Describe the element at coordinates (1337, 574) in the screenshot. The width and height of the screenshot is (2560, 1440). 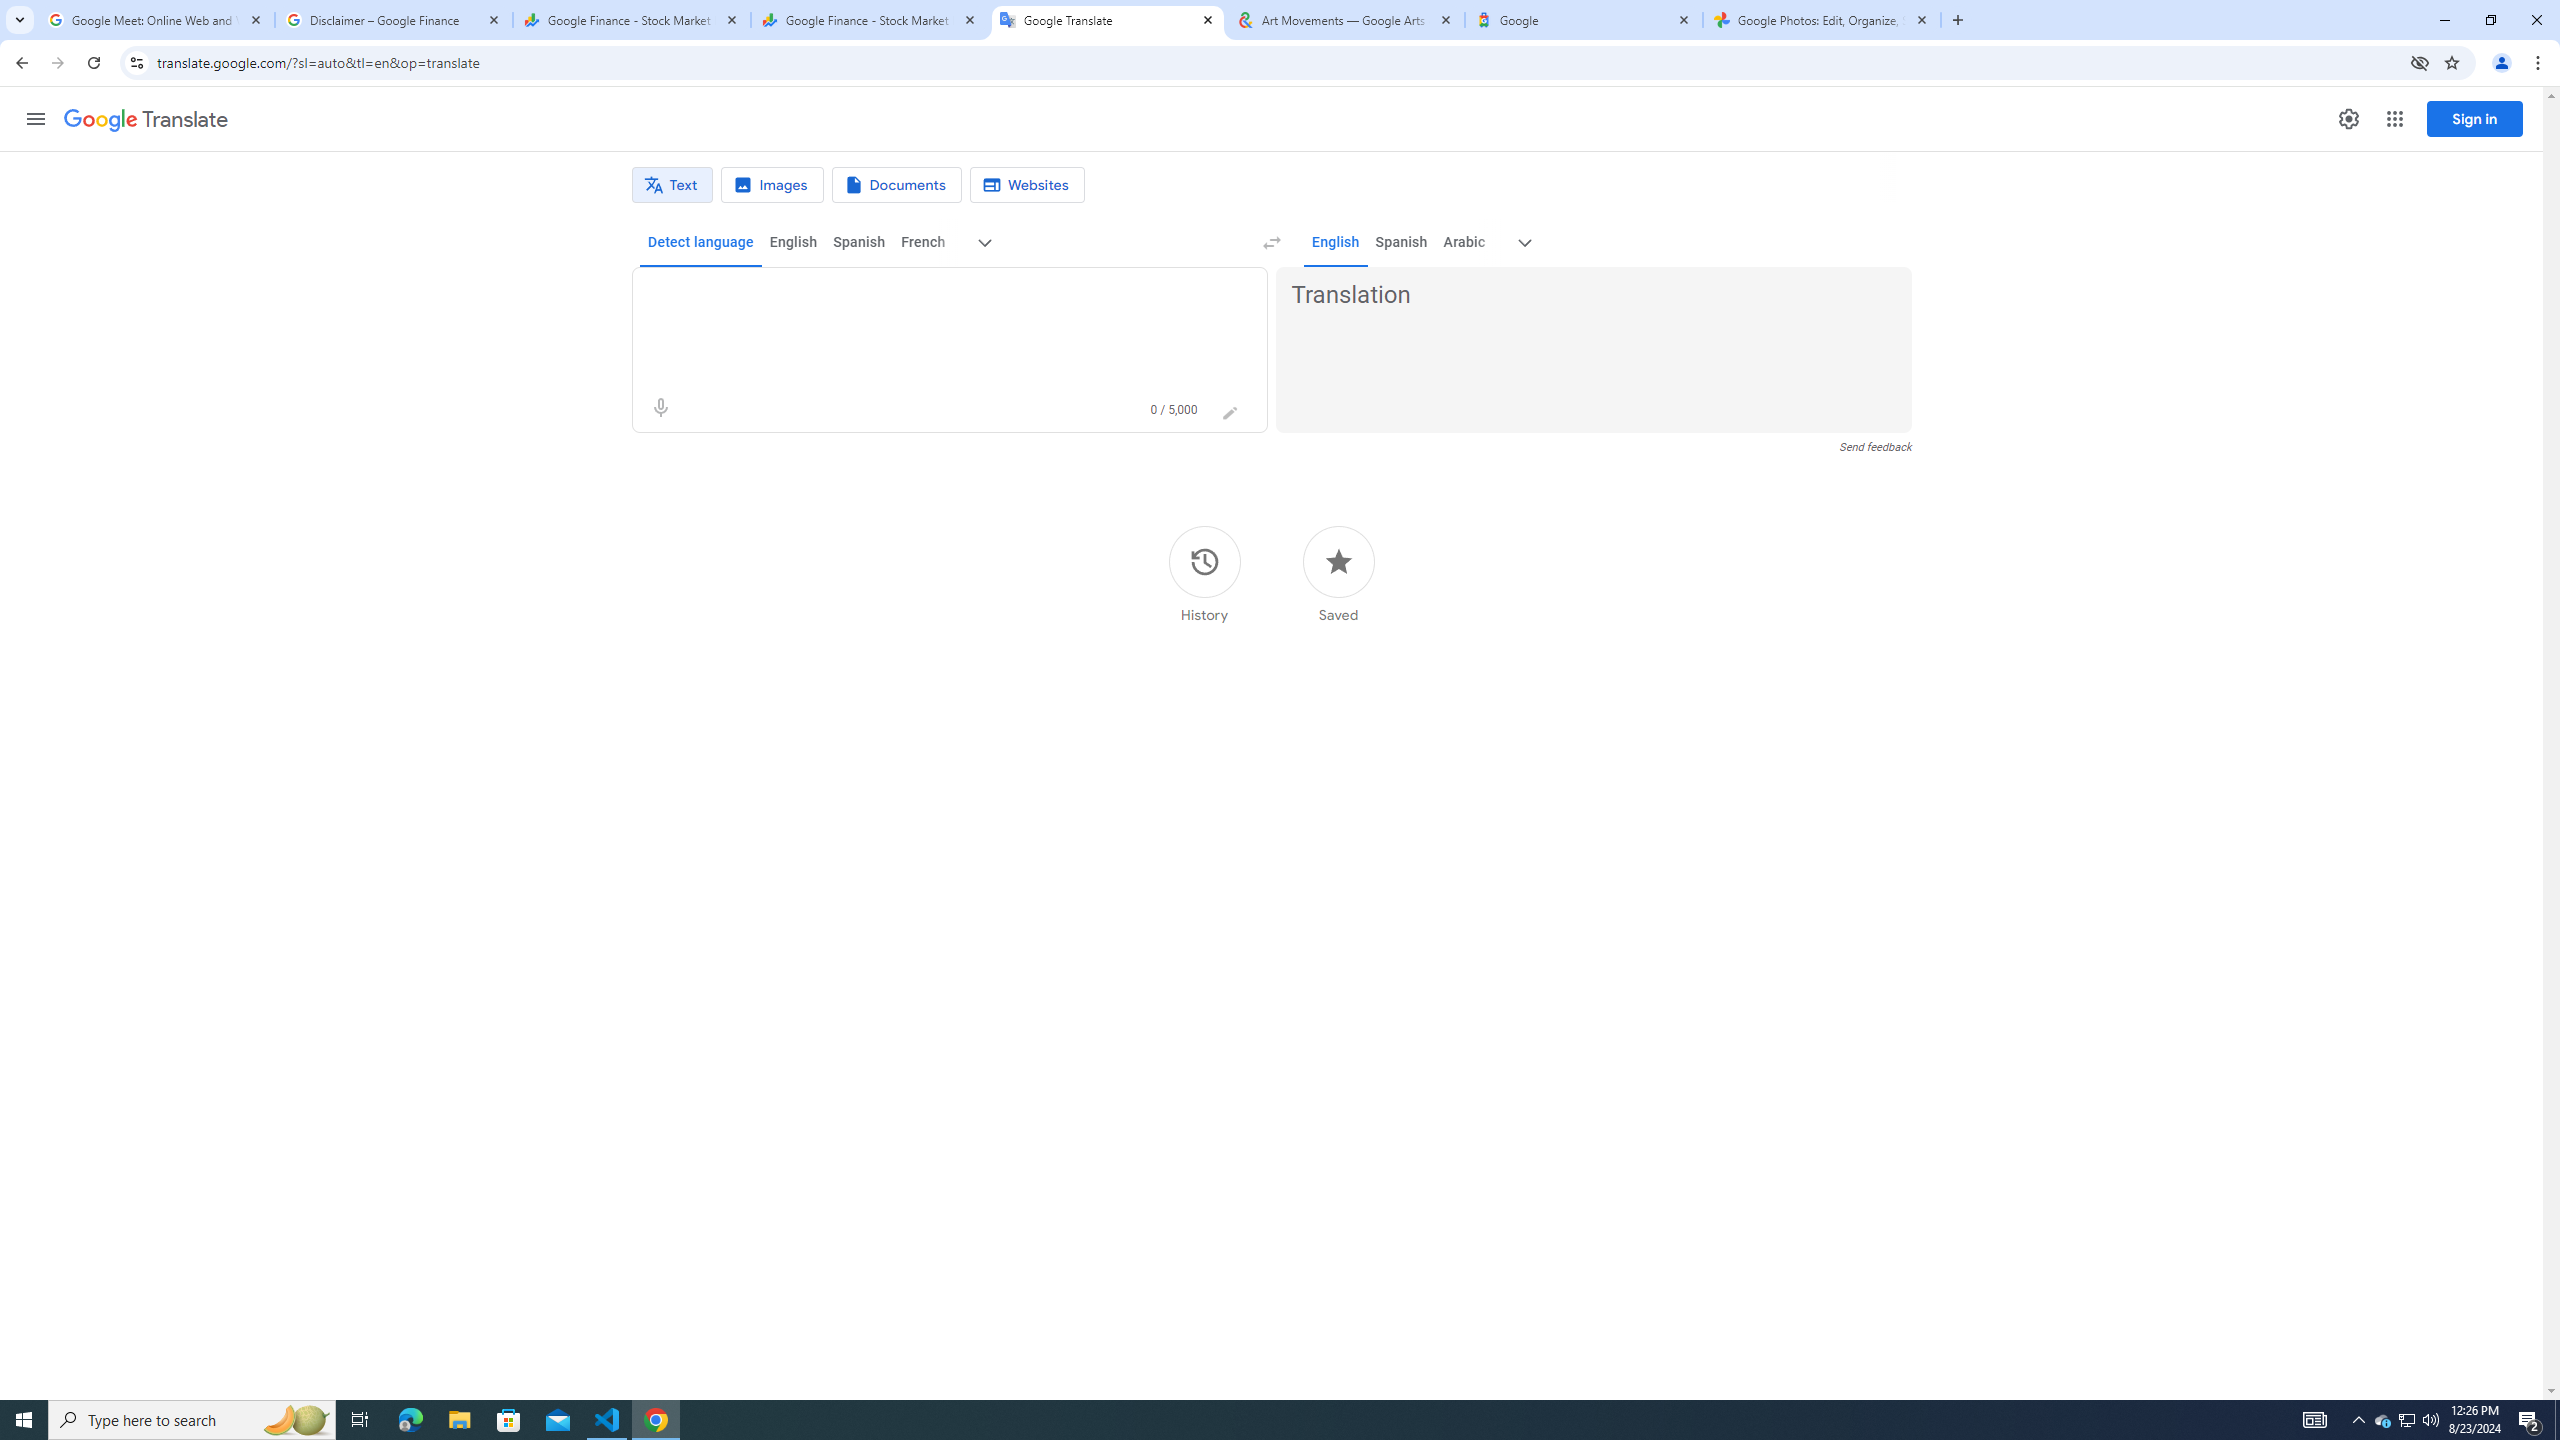
I see `'Saved'` at that location.